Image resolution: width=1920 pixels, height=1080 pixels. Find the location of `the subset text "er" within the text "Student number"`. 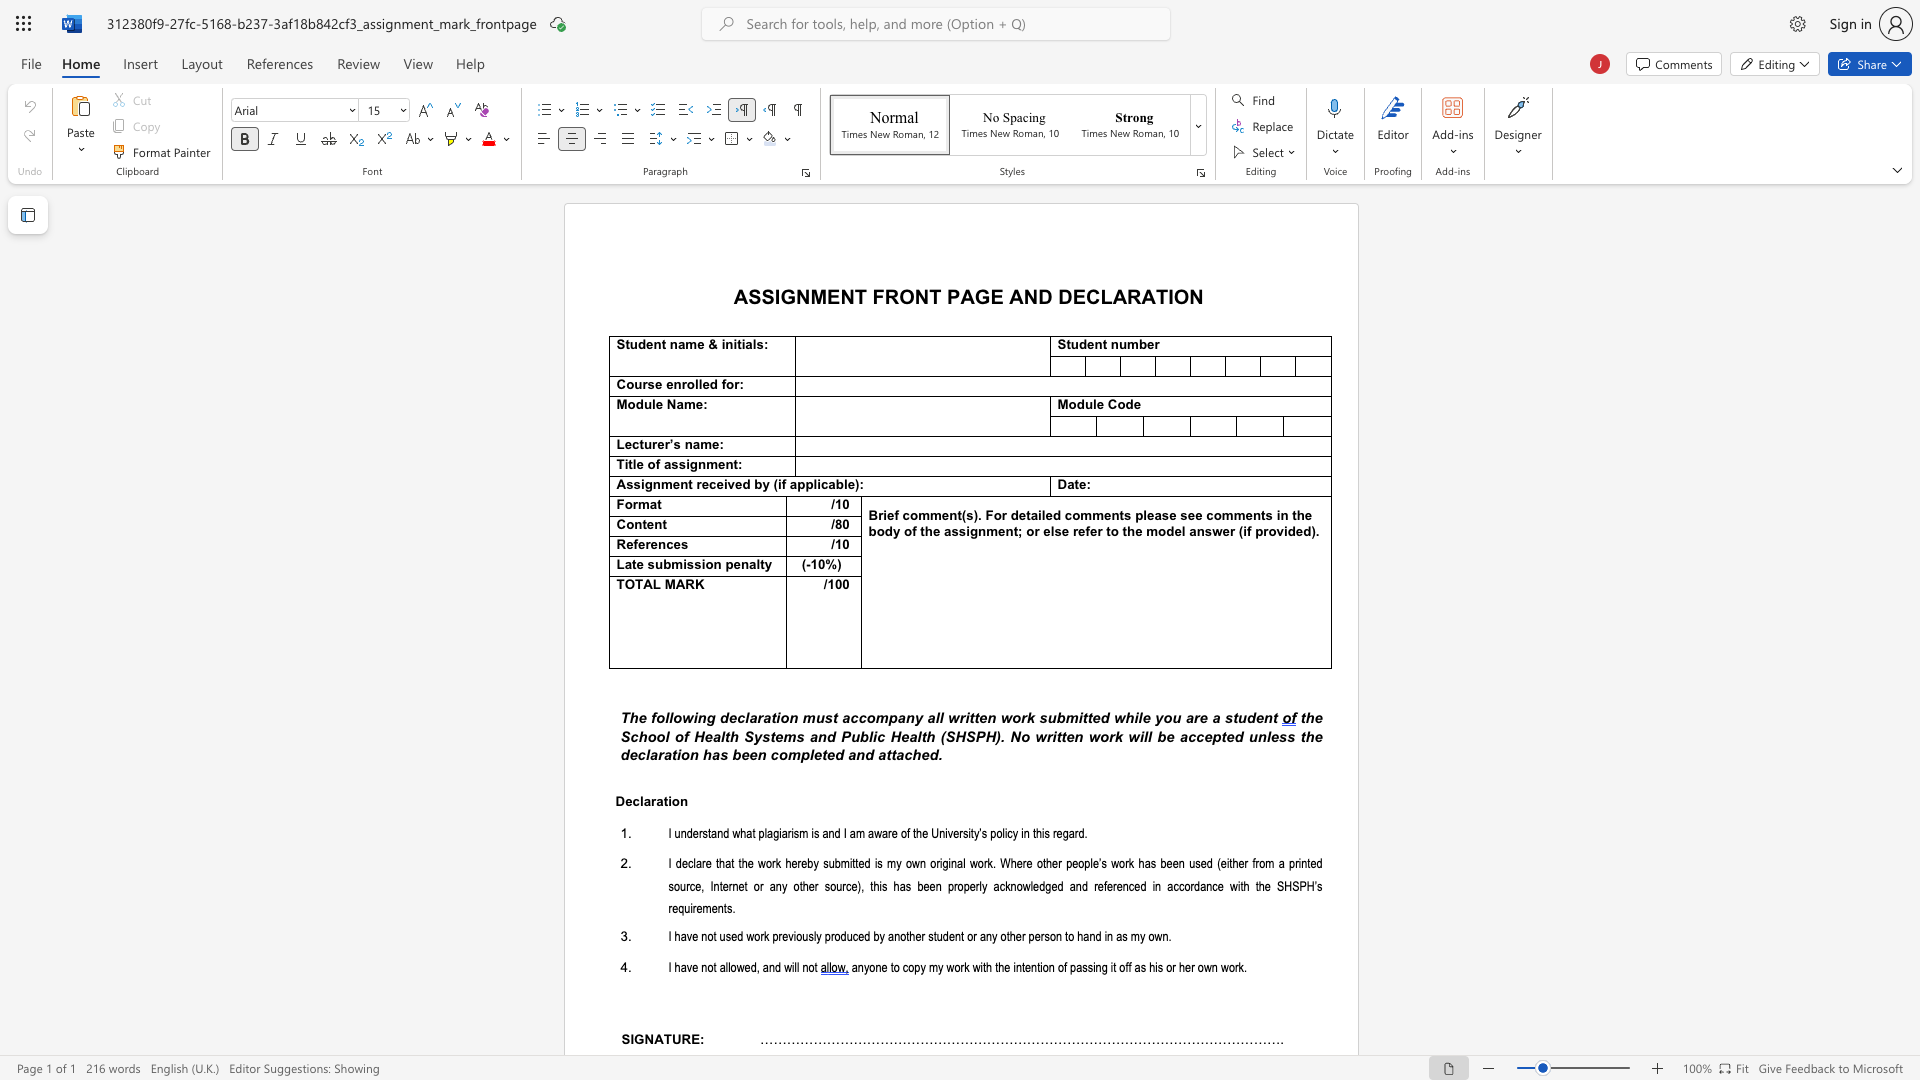

the subset text "er" within the text "Student number" is located at coordinates (1147, 343).